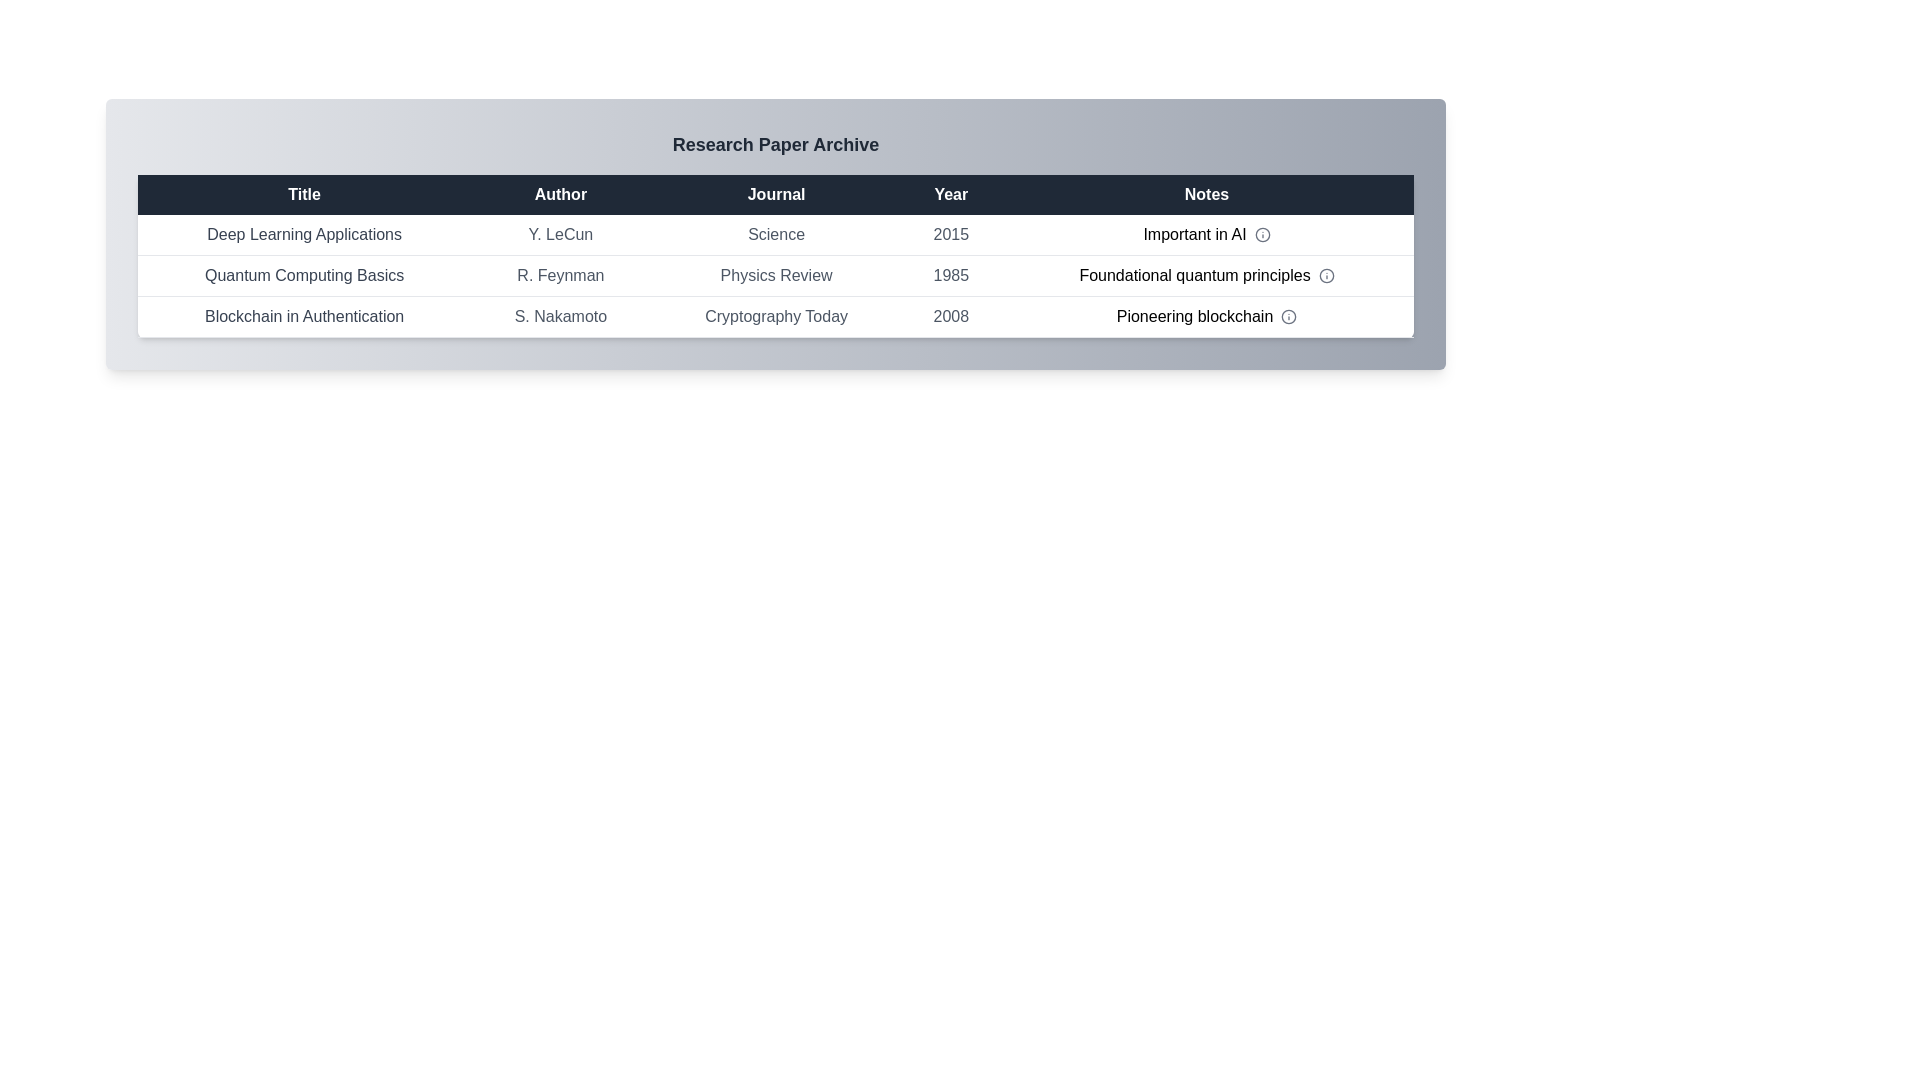  Describe the element at coordinates (1326, 276) in the screenshot. I see `the info icon for the row corresponding to Quantum Computing Basics` at that location.